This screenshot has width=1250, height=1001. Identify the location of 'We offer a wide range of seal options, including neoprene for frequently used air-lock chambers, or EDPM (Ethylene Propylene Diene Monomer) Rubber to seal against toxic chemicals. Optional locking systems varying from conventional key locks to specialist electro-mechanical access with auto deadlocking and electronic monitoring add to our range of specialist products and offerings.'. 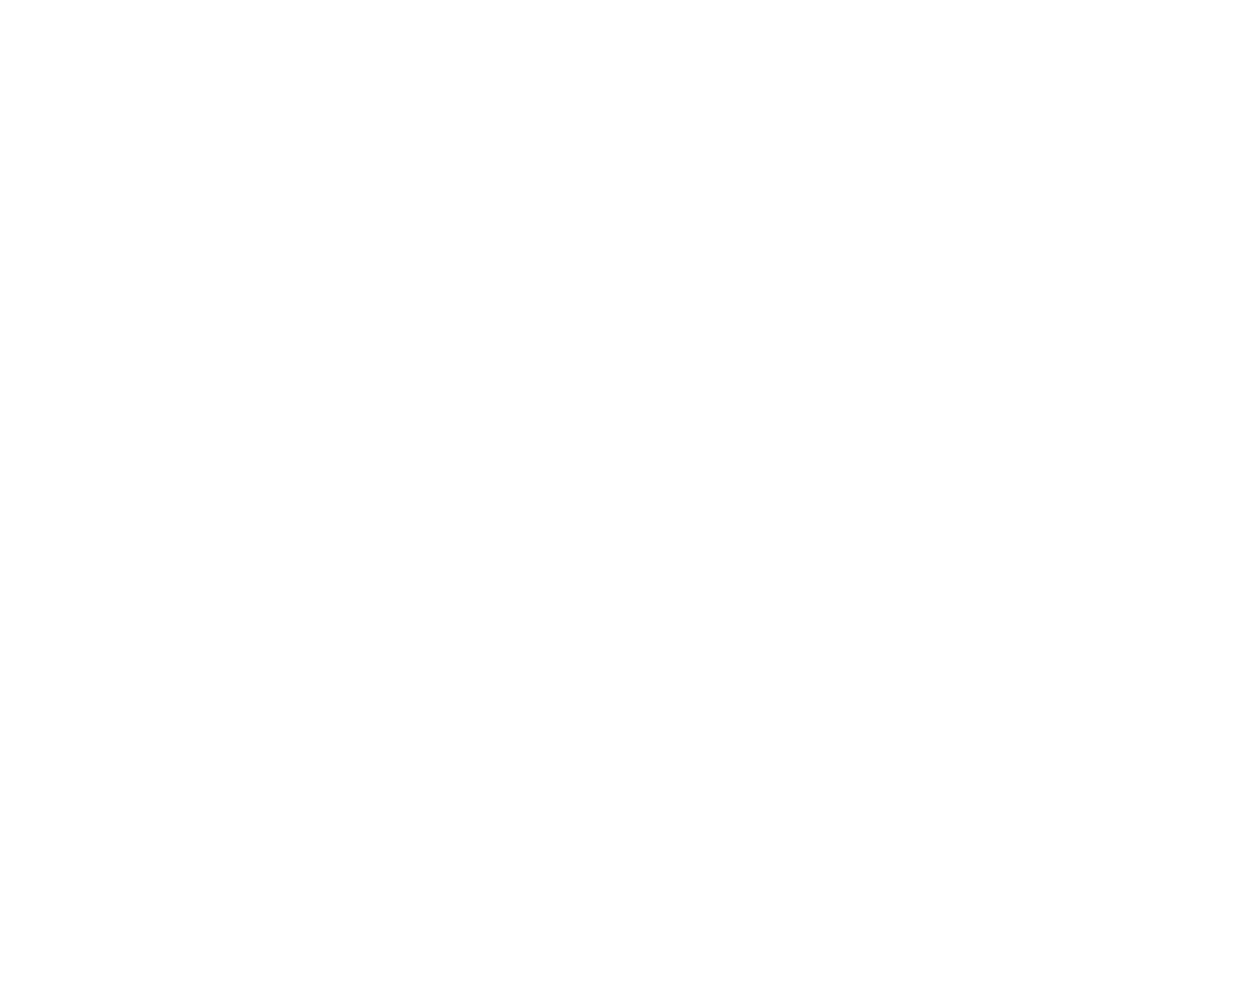
(608, 255).